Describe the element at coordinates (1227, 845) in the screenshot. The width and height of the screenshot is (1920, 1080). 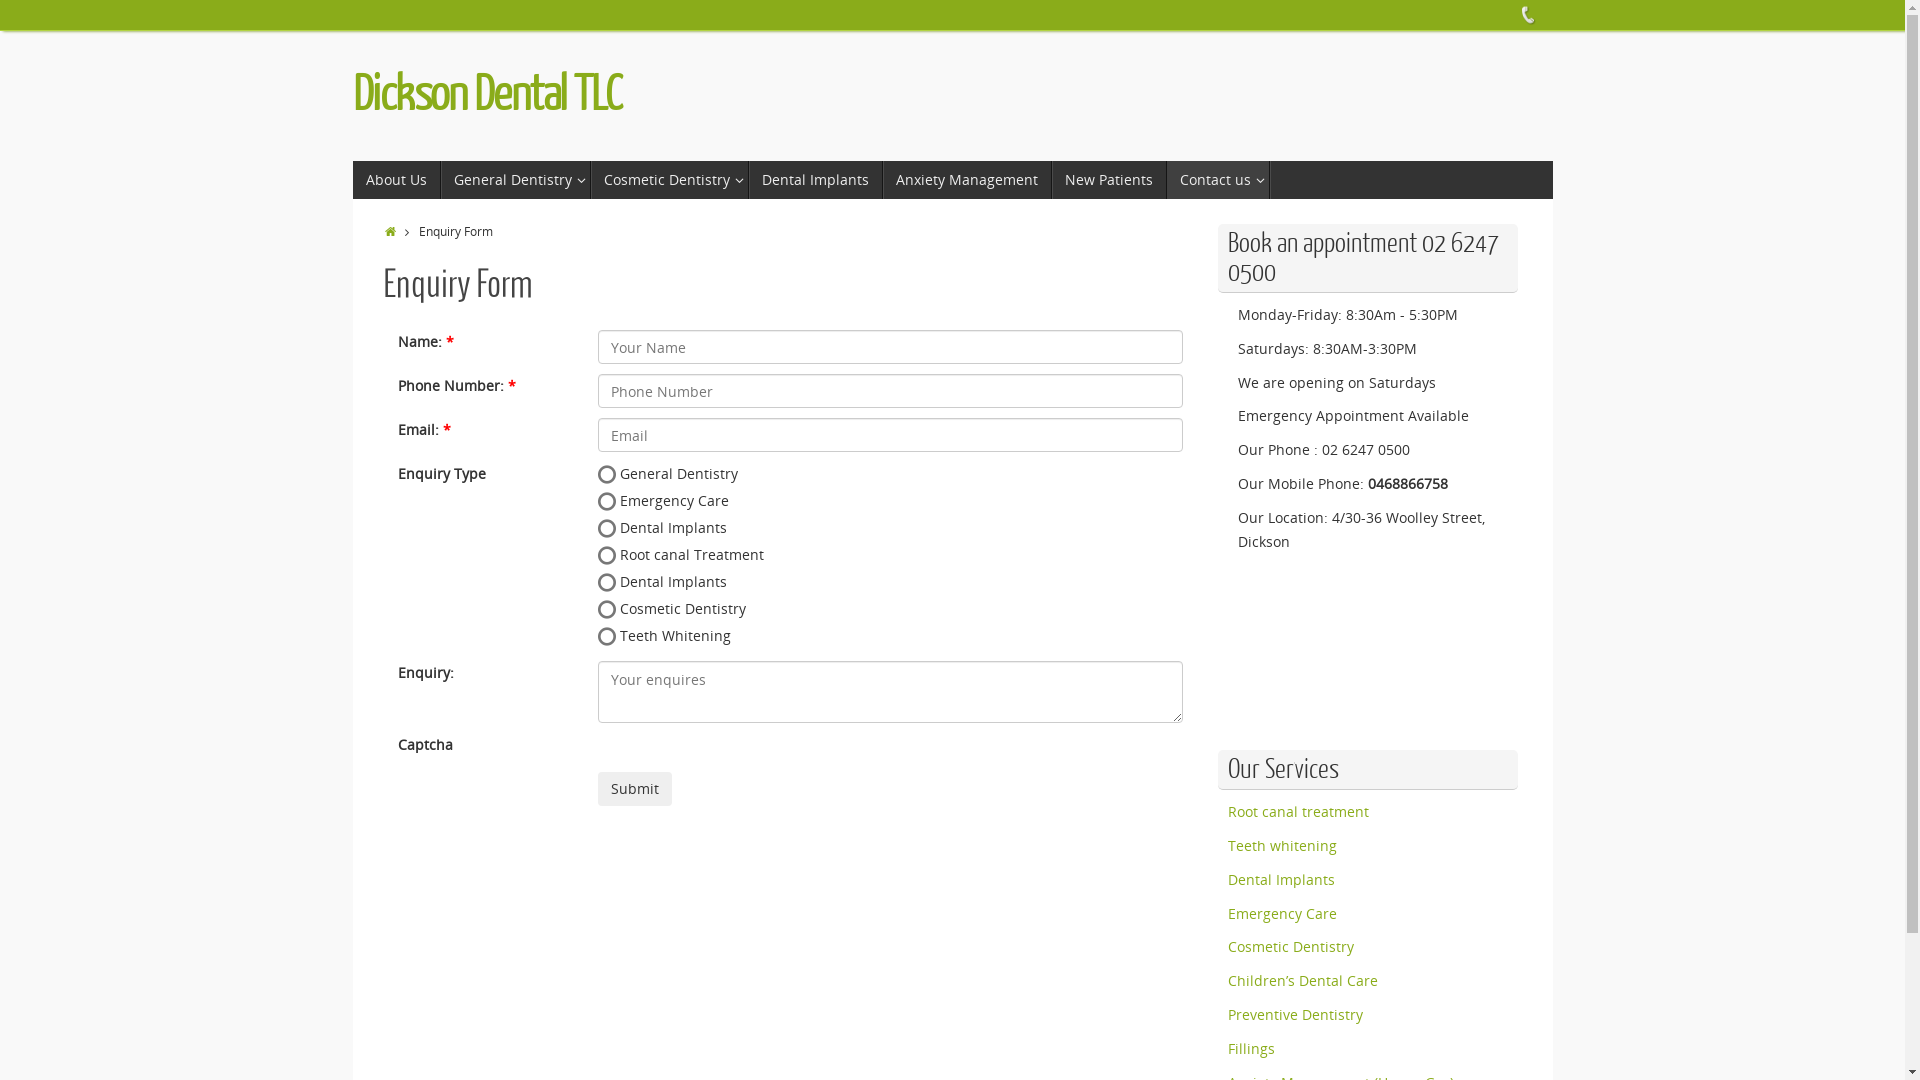
I see `'Teeth whitening'` at that location.